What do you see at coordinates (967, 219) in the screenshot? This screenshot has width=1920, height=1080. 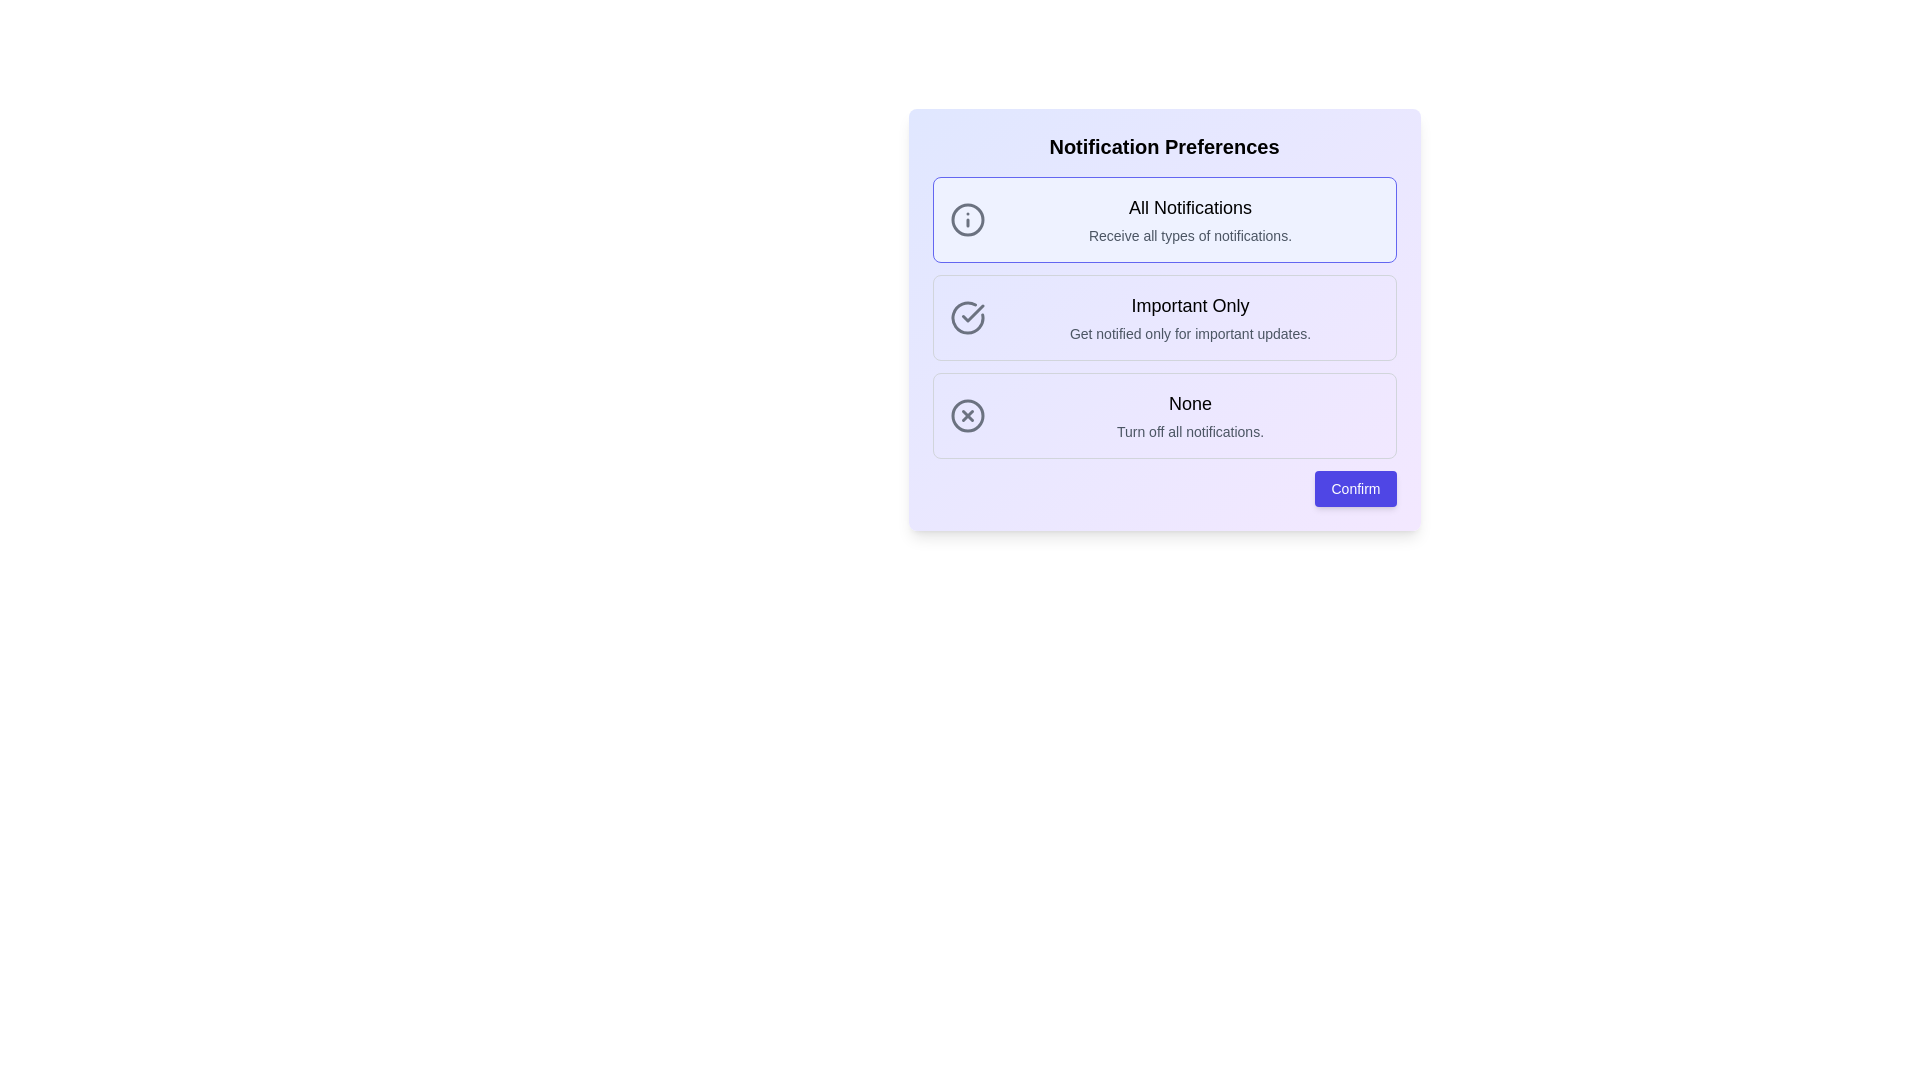 I see `the circular icon with a dot character in the 'All Notifications' option within the notification options dialog` at bounding box center [967, 219].